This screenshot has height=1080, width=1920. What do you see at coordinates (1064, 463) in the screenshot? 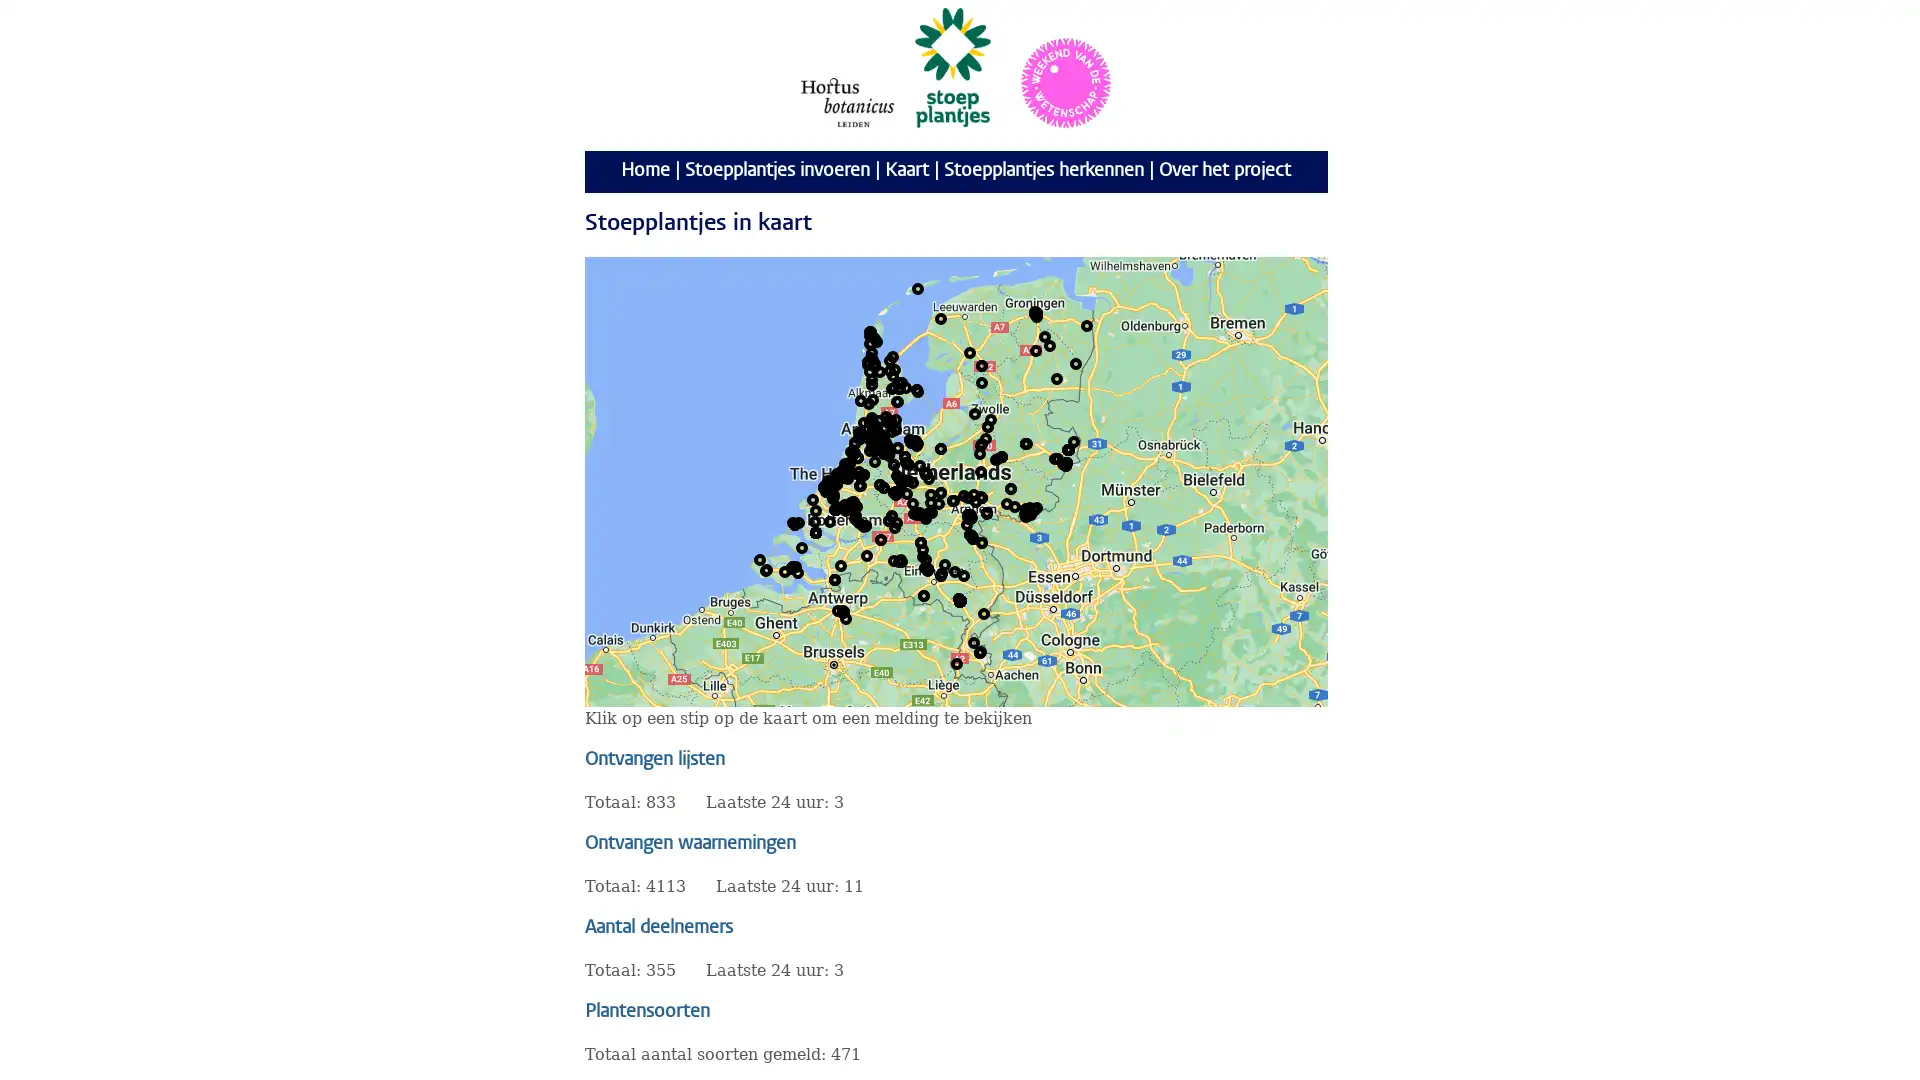
I see `Telling van Marcel Meijer Hof op 27 januari 2022` at bounding box center [1064, 463].